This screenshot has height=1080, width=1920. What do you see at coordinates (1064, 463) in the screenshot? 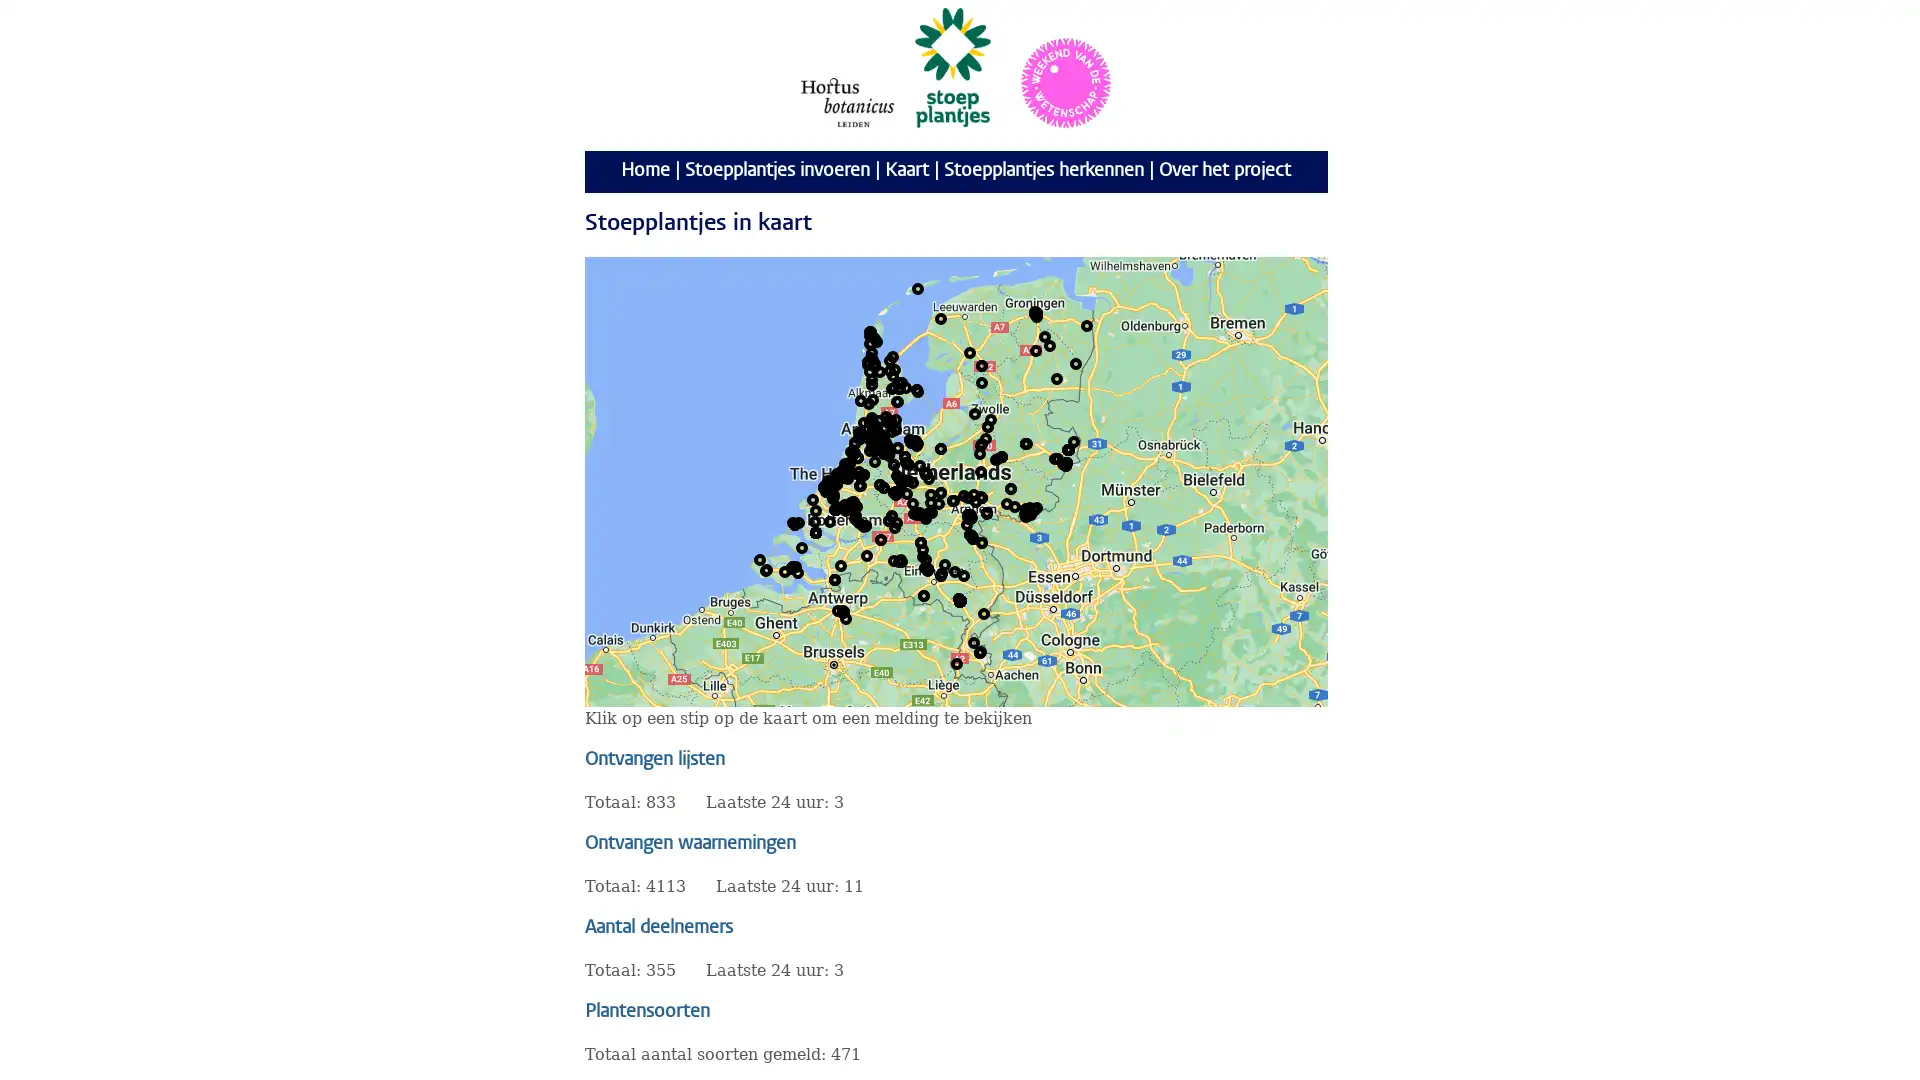
I see `Telling van Marcel Meijer Hof op 27 januari 2022` at bounding box center [1064, 463].